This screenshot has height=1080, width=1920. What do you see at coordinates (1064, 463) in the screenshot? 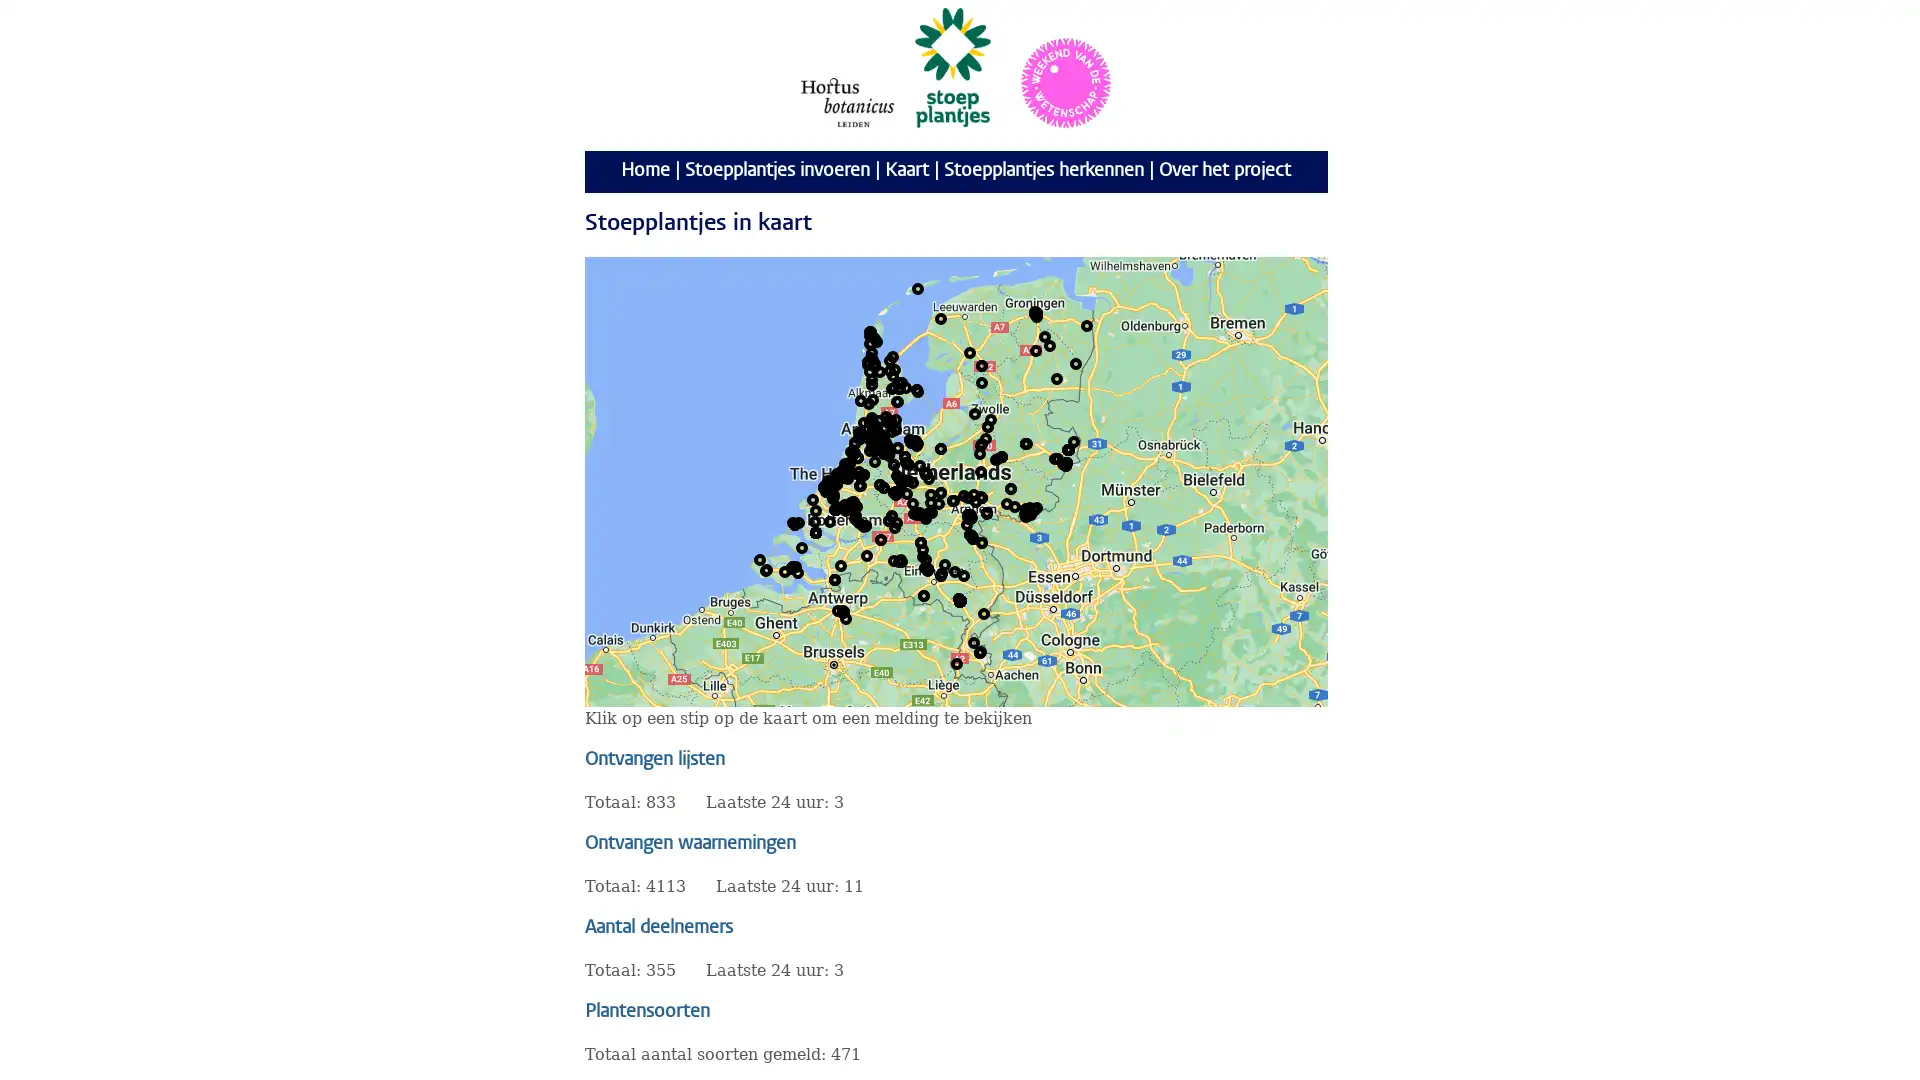
I see `Telling van Marcel Meijer Hof op 27 januari 2022` at bounding box center [1064, 463].